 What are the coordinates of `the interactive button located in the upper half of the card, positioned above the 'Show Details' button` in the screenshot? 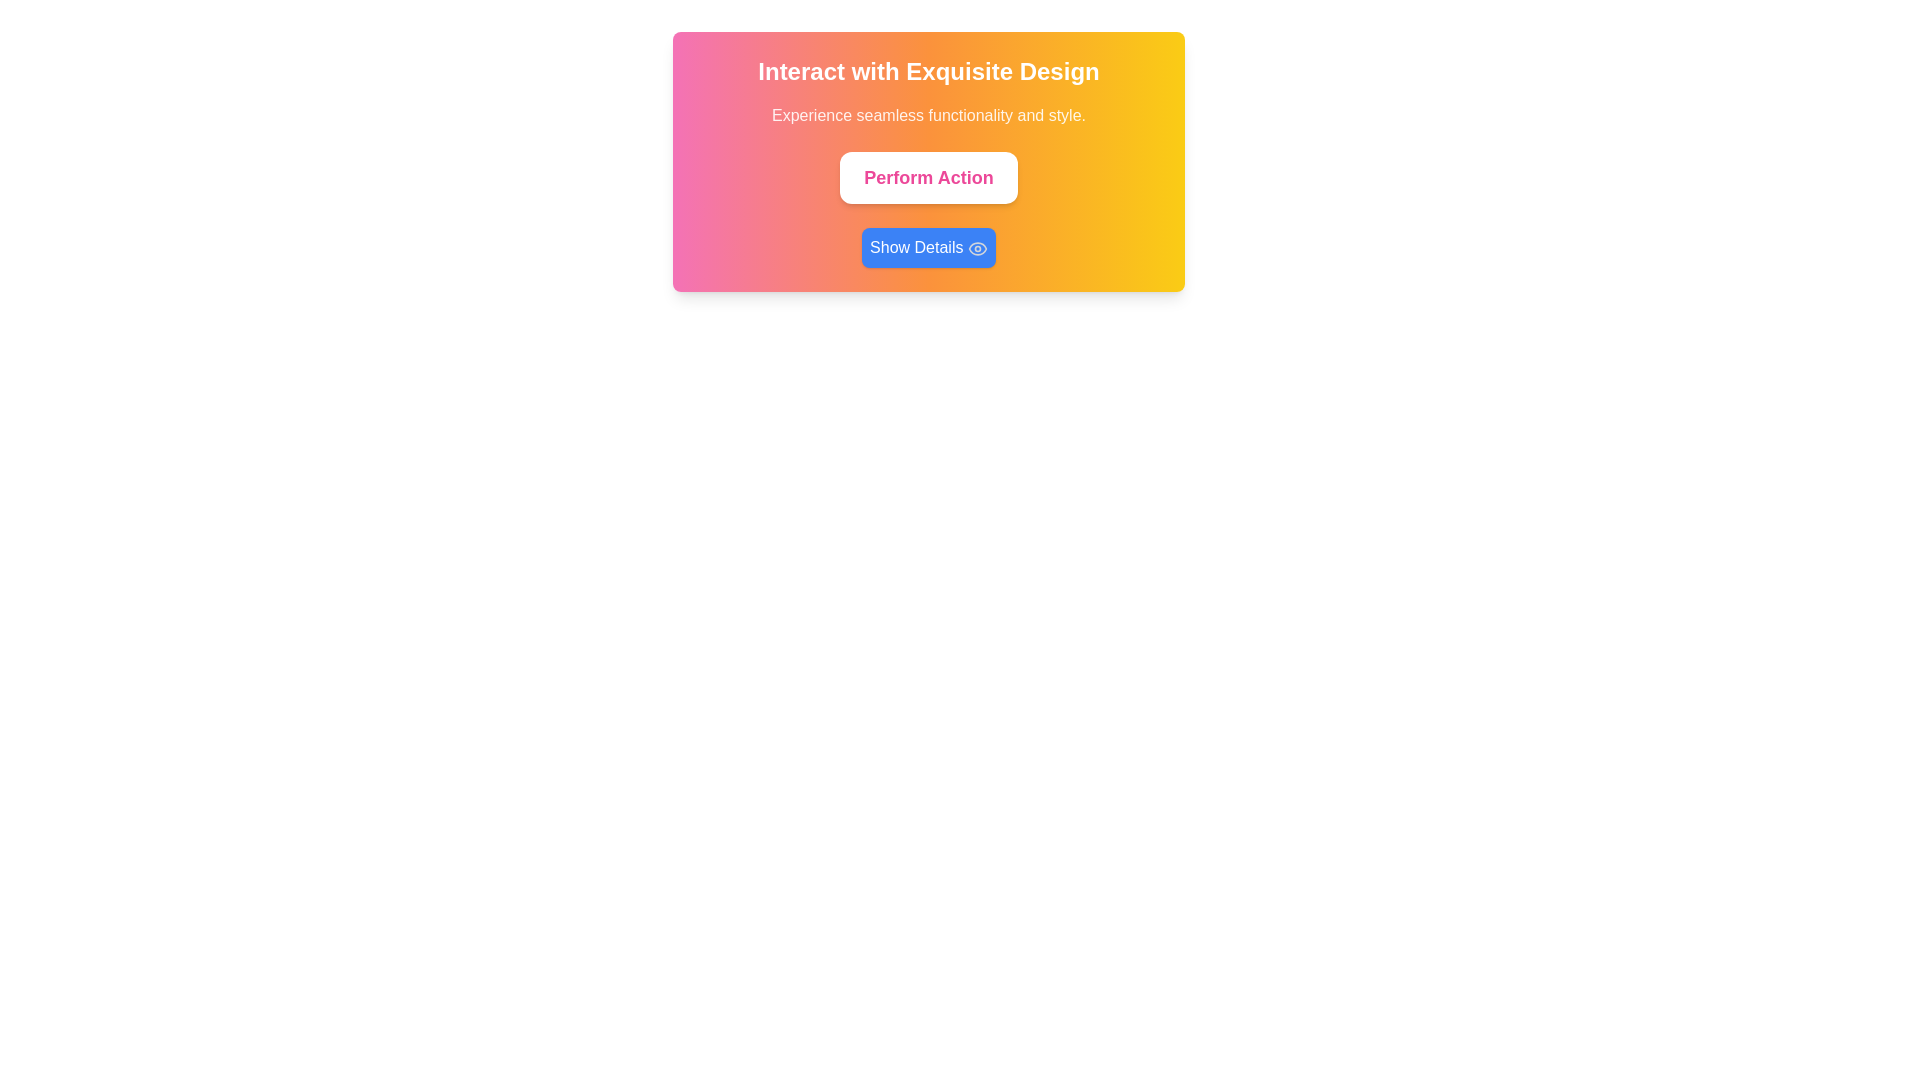 It's located at (927, 176).